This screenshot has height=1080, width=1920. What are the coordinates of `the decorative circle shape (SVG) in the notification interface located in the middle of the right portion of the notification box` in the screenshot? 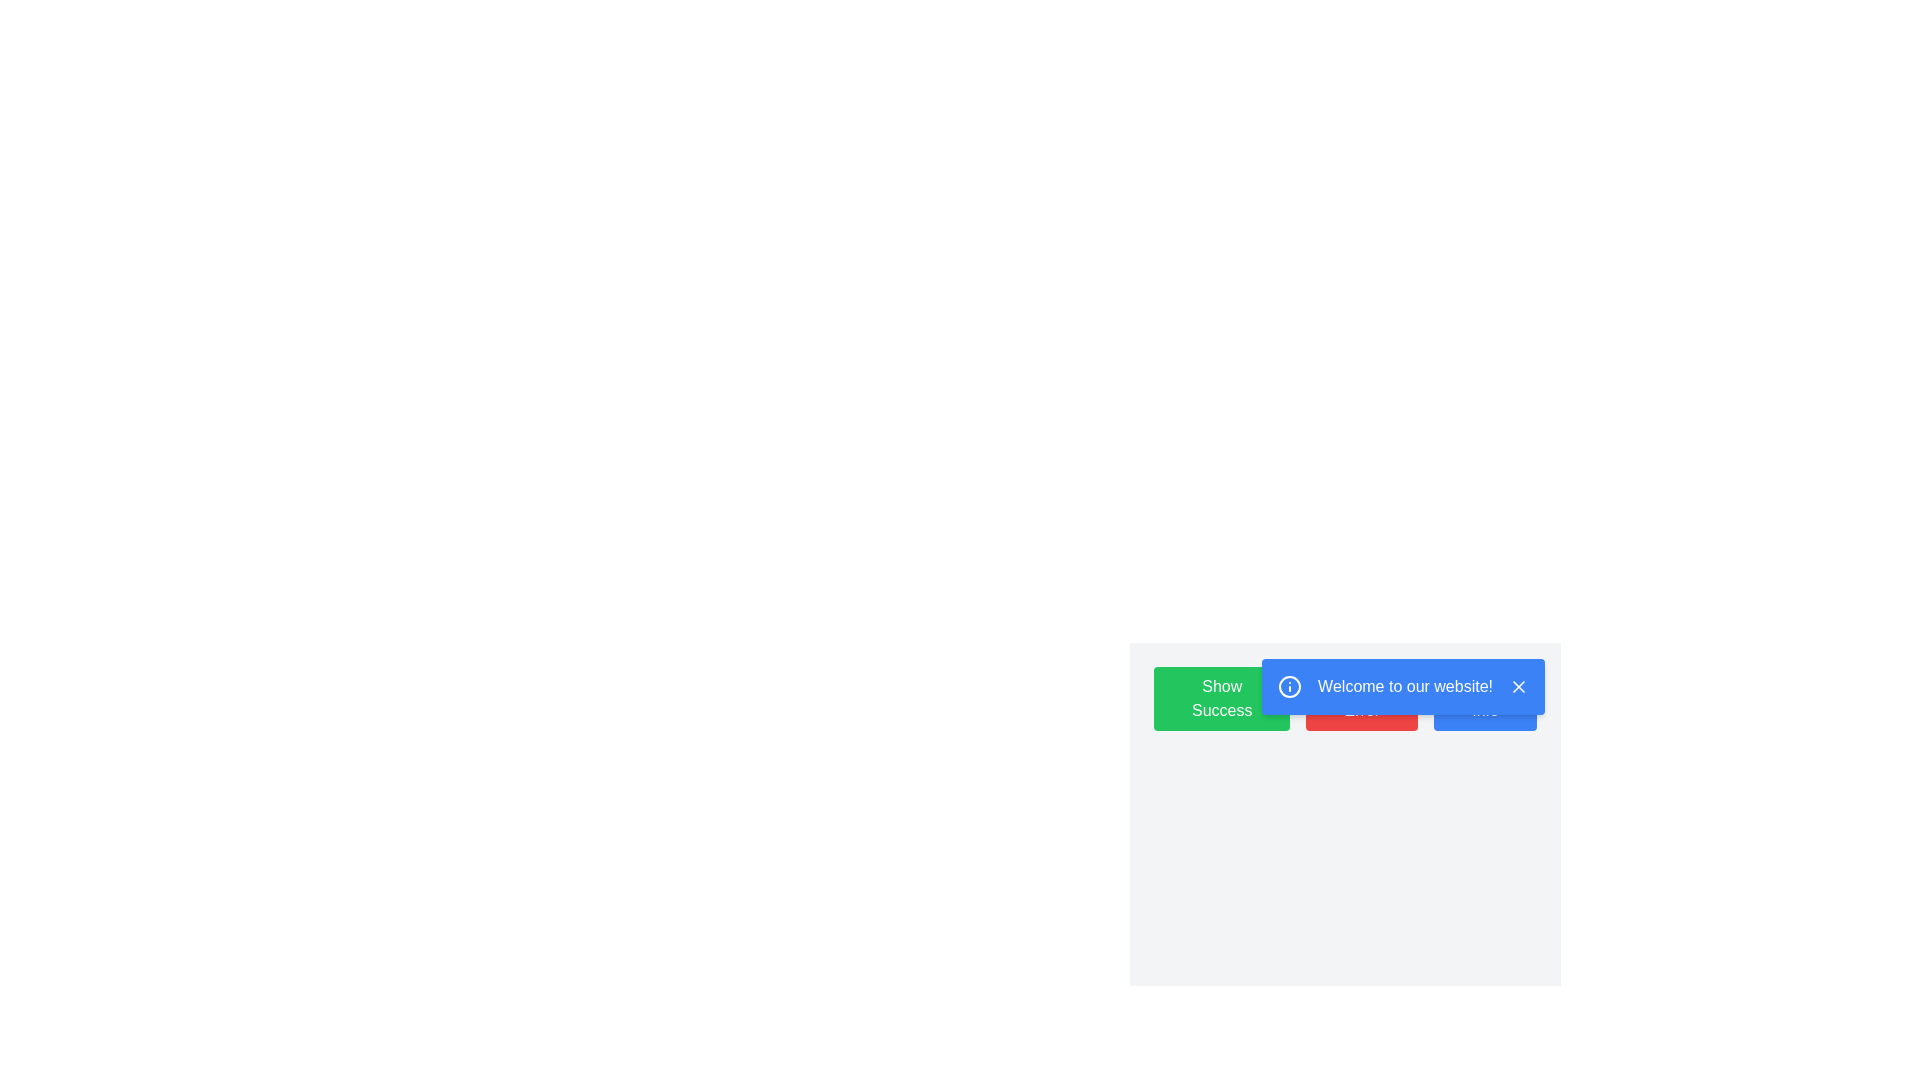 It's located at (1290, 685).